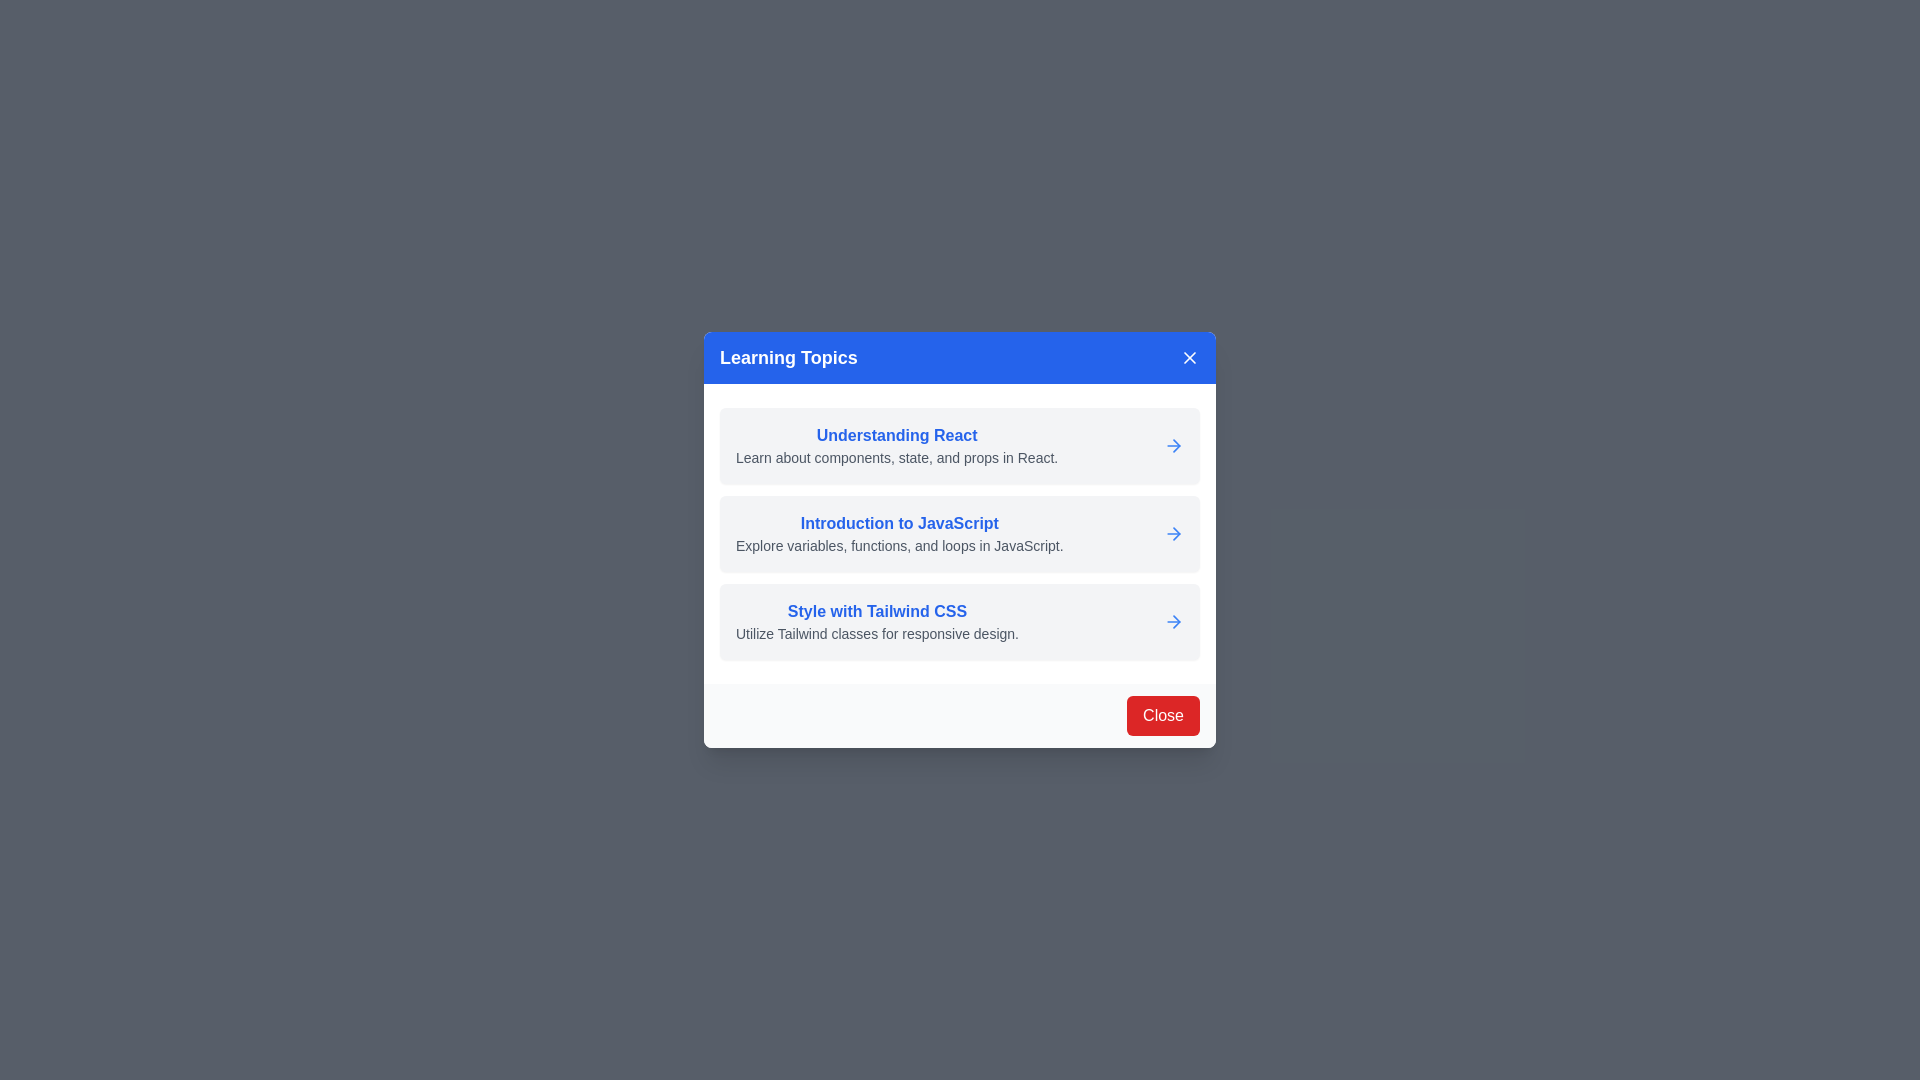 This screenshot has height=1080, width=1920. Describe the element at coordinates (960, 620) in the screenshot. I see `the third informational card about styling with Tailwind CSS, which is located below the 'Introduction to JavaScript' card in the main modal window` at that location.